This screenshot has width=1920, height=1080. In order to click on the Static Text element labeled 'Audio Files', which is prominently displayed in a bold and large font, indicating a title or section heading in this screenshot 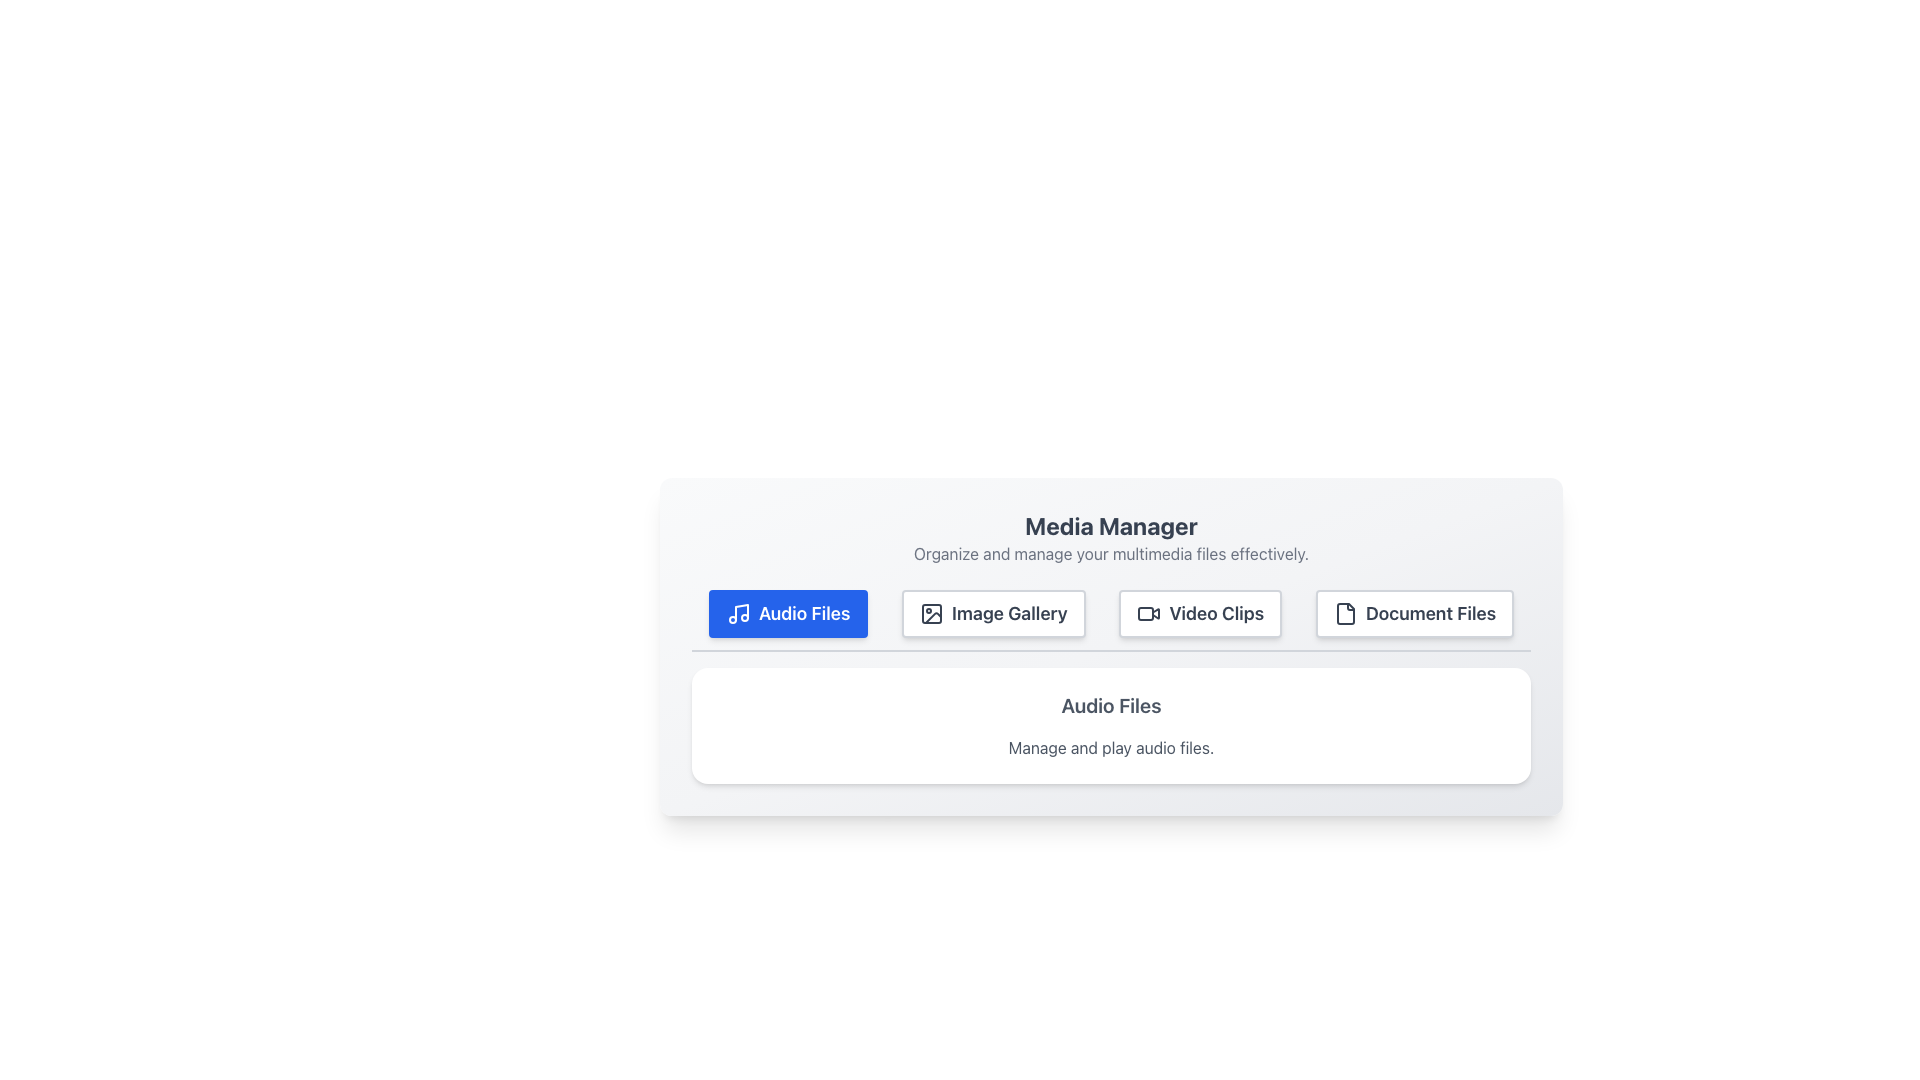, I will do `click(1110, 704)`.